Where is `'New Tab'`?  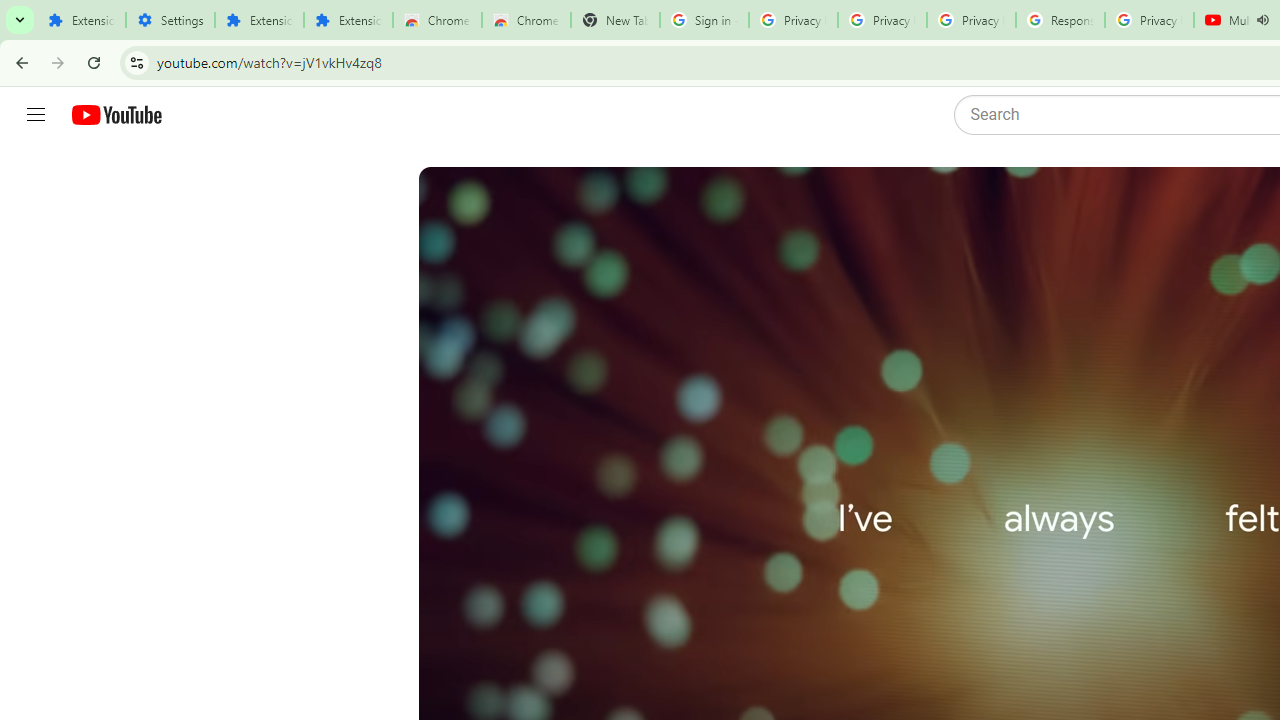 'New Tab' is located at coordinates (614, 20).